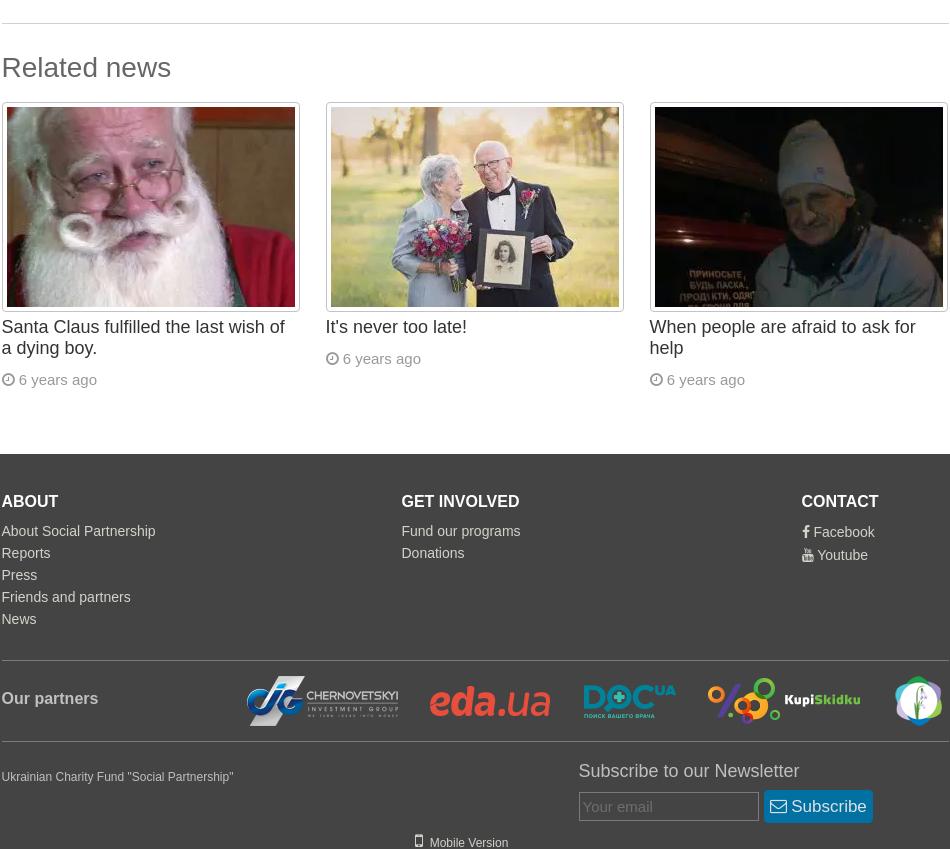 The height and width of the screenshot is (849, 950). I want to click on 'Friends and partners', so click(65, 596).